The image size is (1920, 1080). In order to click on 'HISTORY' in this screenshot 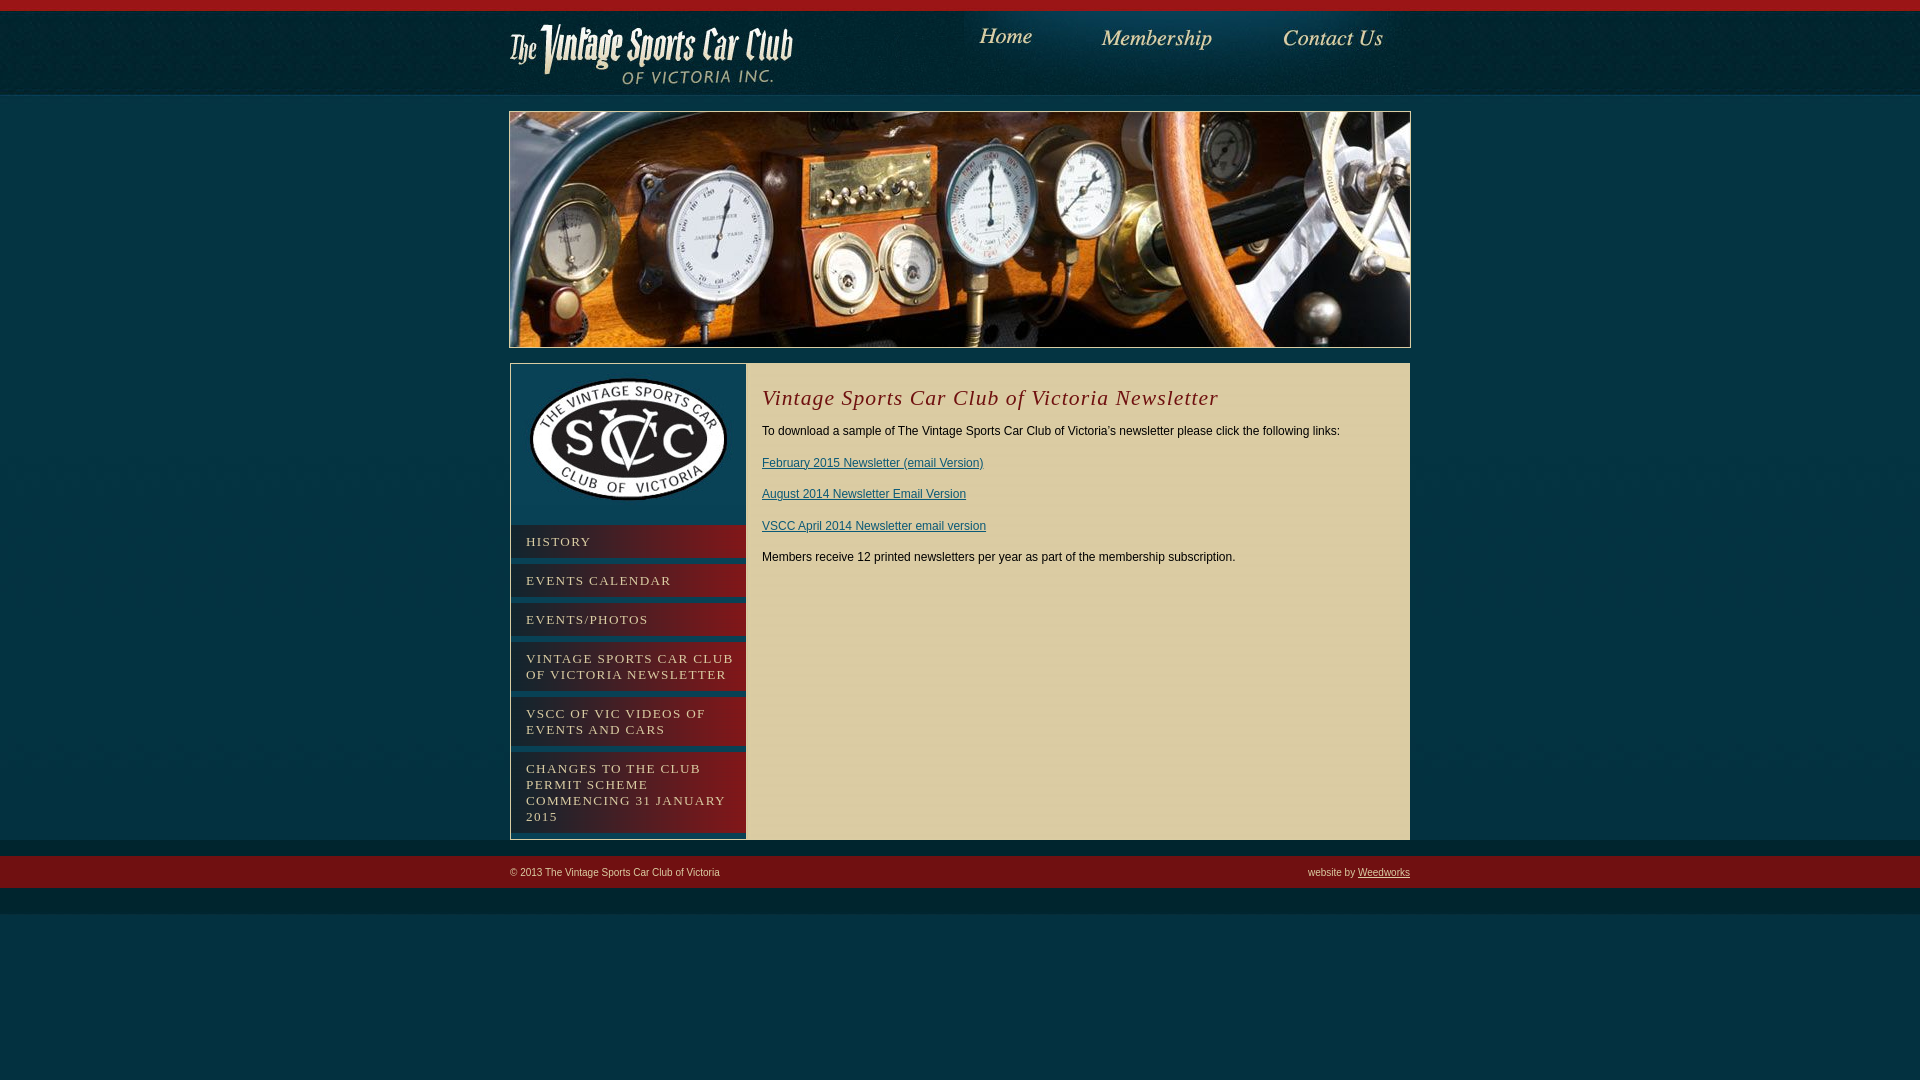, I will do `click(627, 541)`.